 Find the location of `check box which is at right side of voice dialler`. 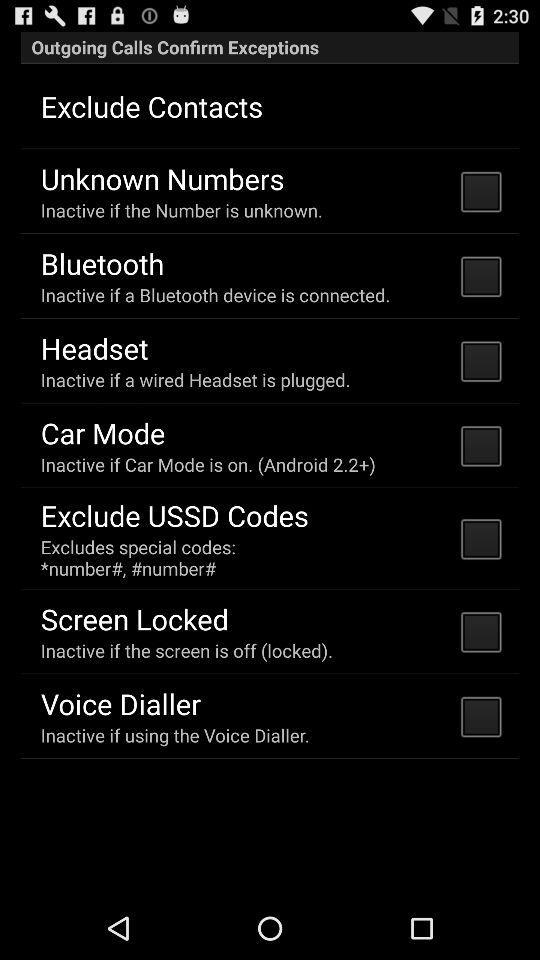

check box which is at right side of voice dialler is located at coordinates (479, 716).